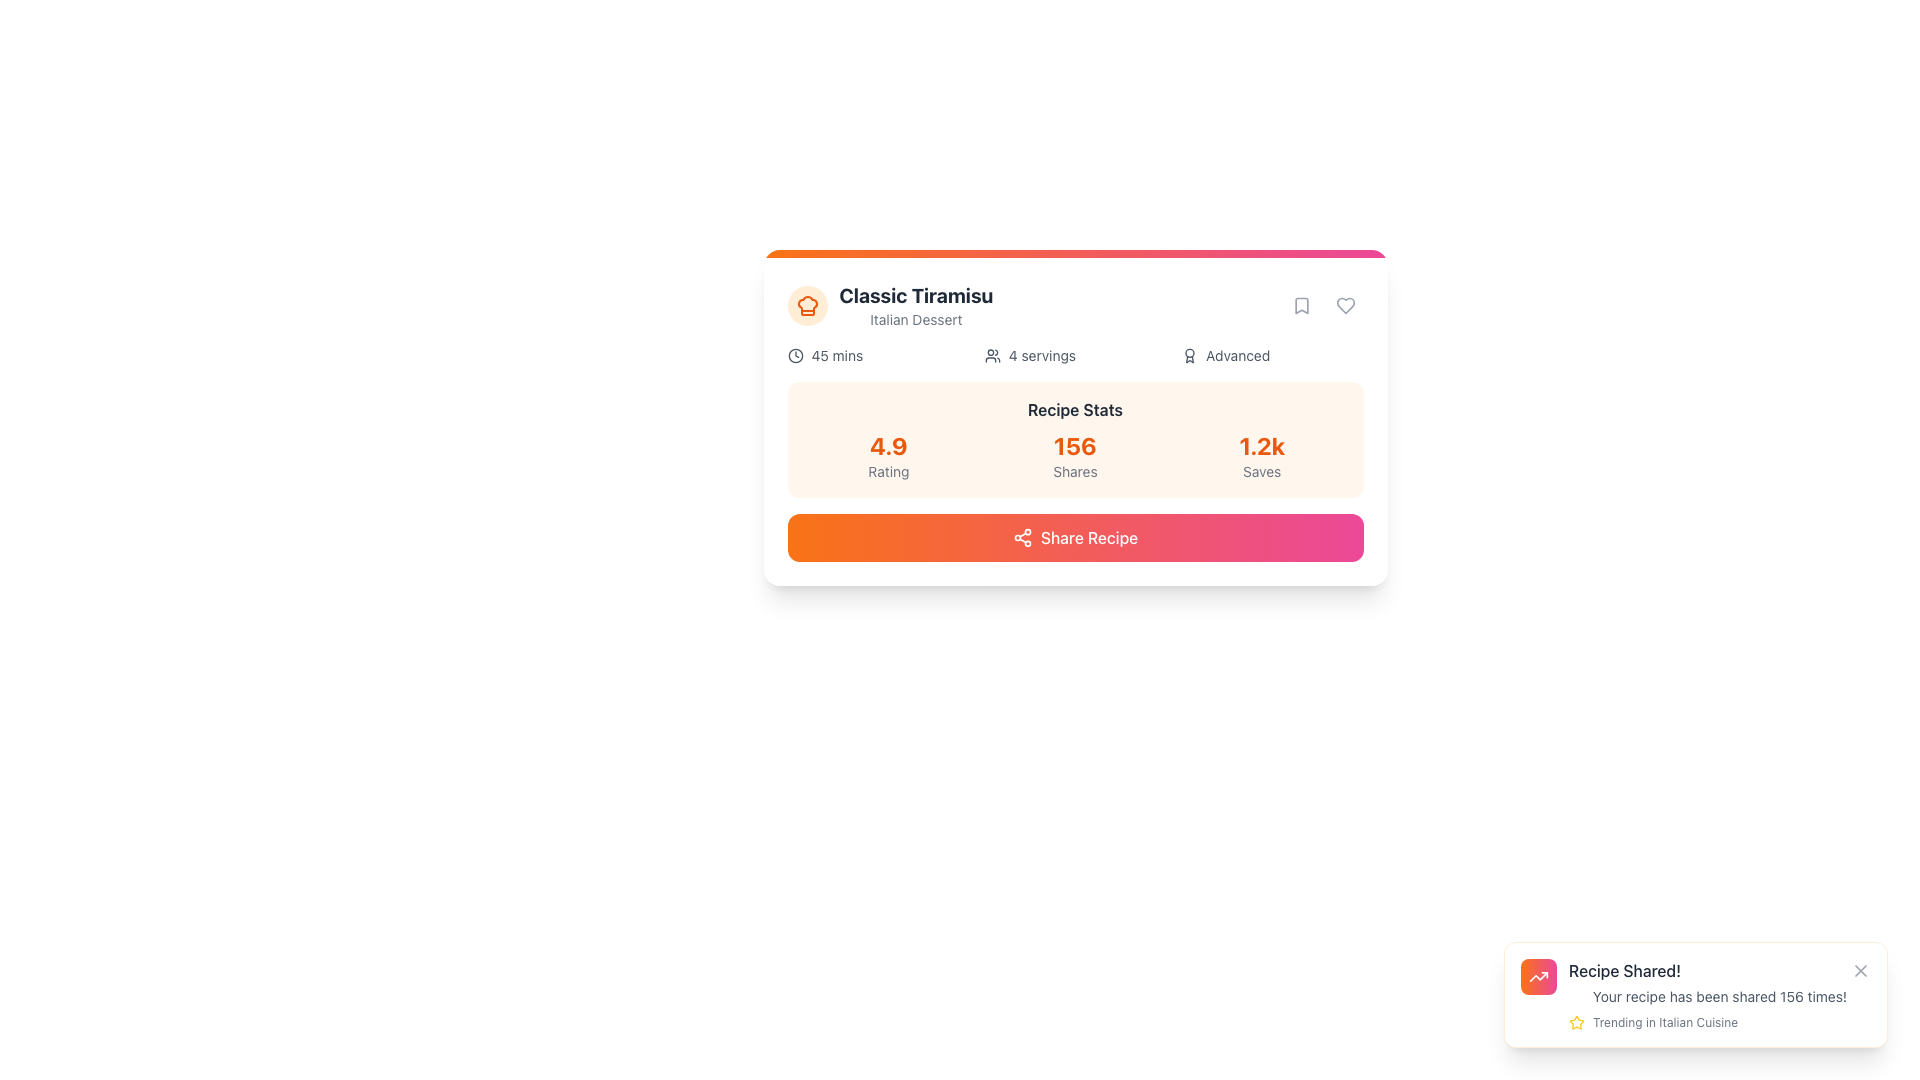 The width and height of the screenshot is (1920, 1080). Describe the element at coordinates (1665, 1022) in the screenshot. I see `text label that reads 'Trending in Italian Cuisine', located within the notification-style card at the bottom-right corner of the interface, for additional information` at that location.